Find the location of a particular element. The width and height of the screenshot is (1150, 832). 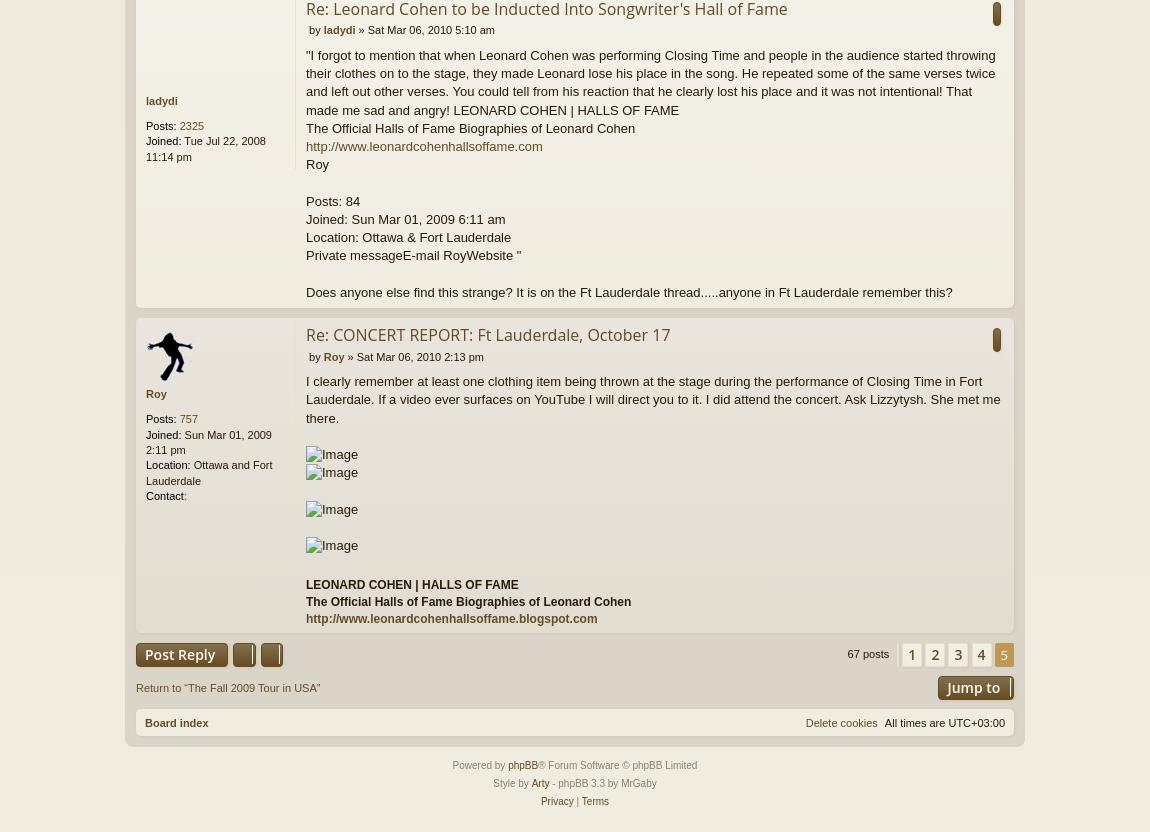

'Joined: Sun Mar 01, 2009 6:11 am' is located at coordinates (405, 218).